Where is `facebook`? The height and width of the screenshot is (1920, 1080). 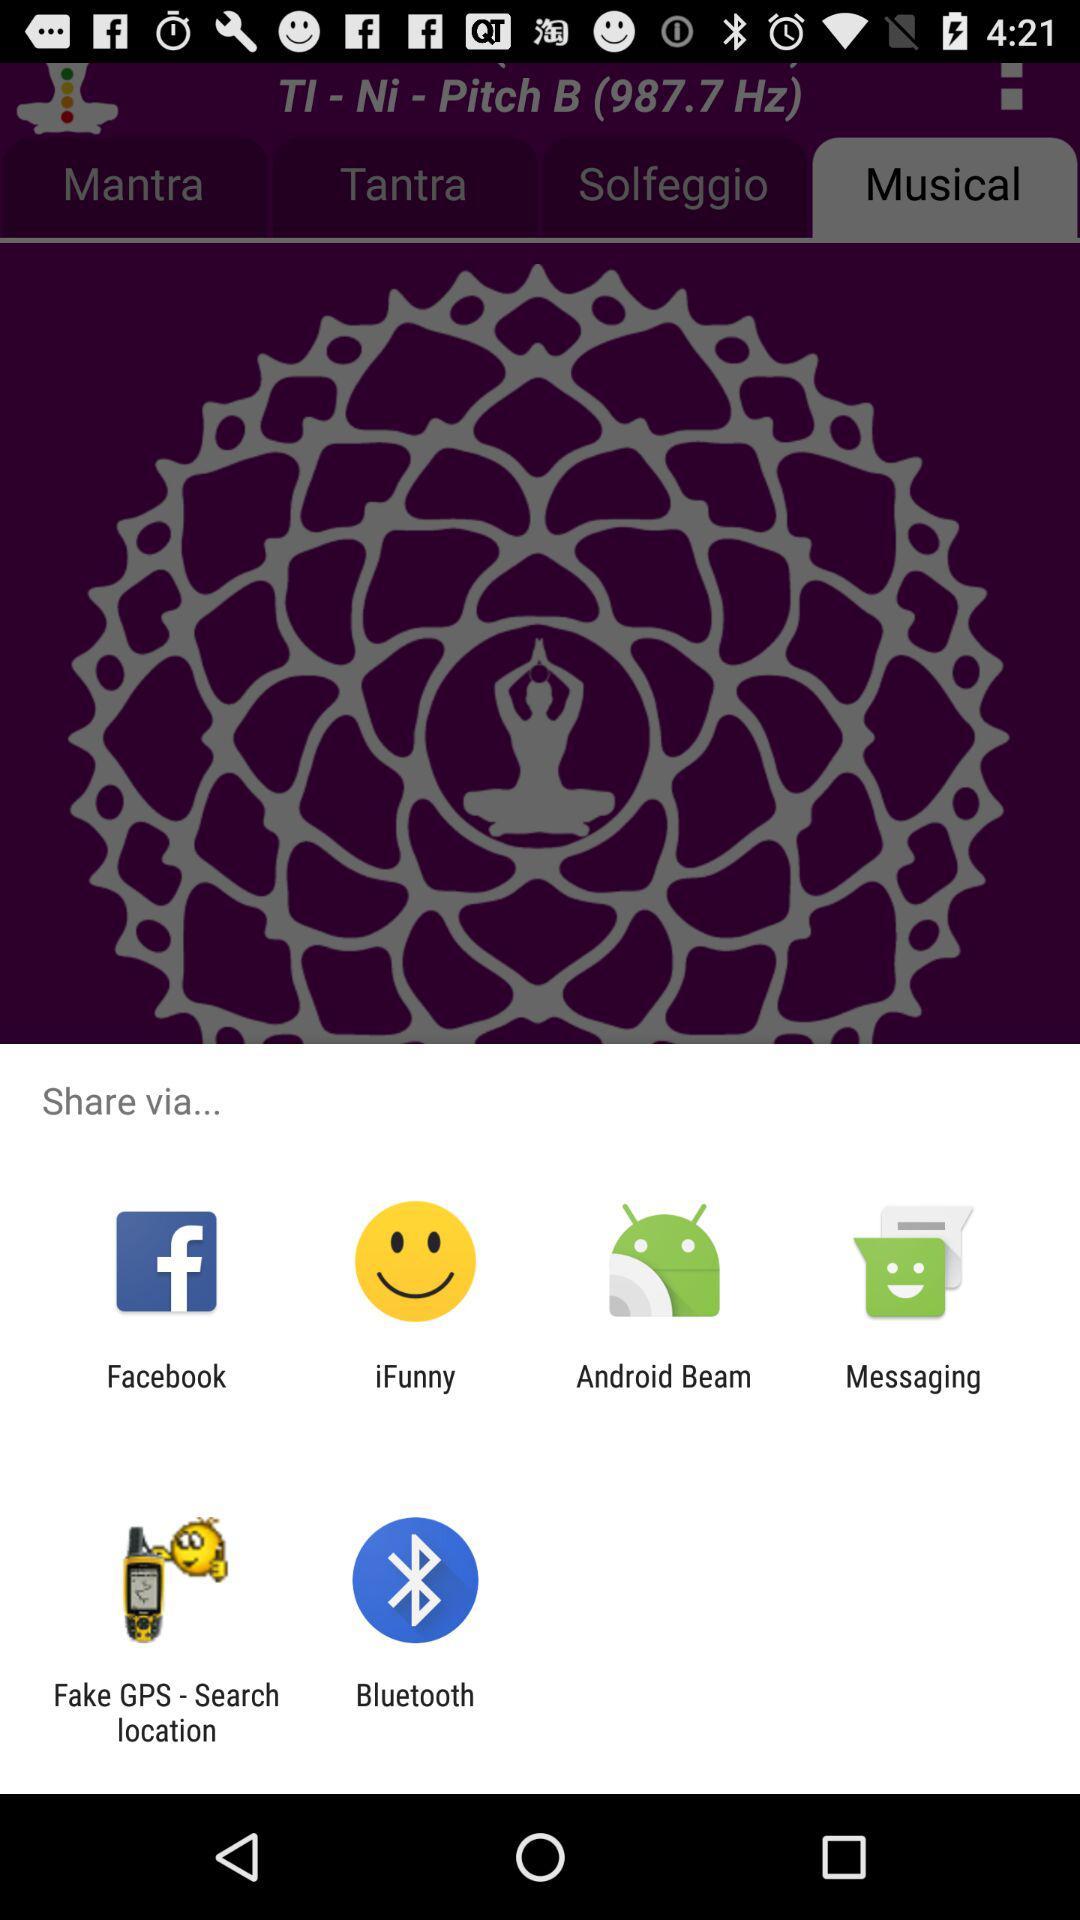 facebook is located at coordinates (165, 1392).